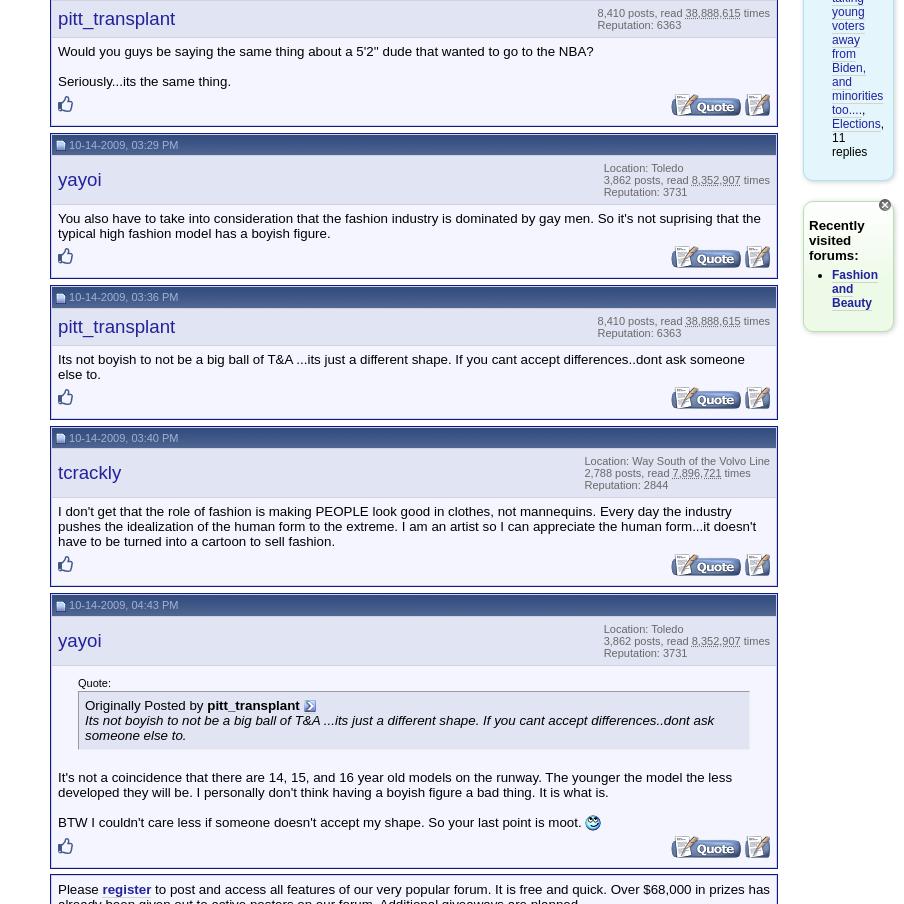  What do you see at coordinates (626, 483) in the screenshot?
I see `'Reputation: 2844'` at bounding box center [626, 483].